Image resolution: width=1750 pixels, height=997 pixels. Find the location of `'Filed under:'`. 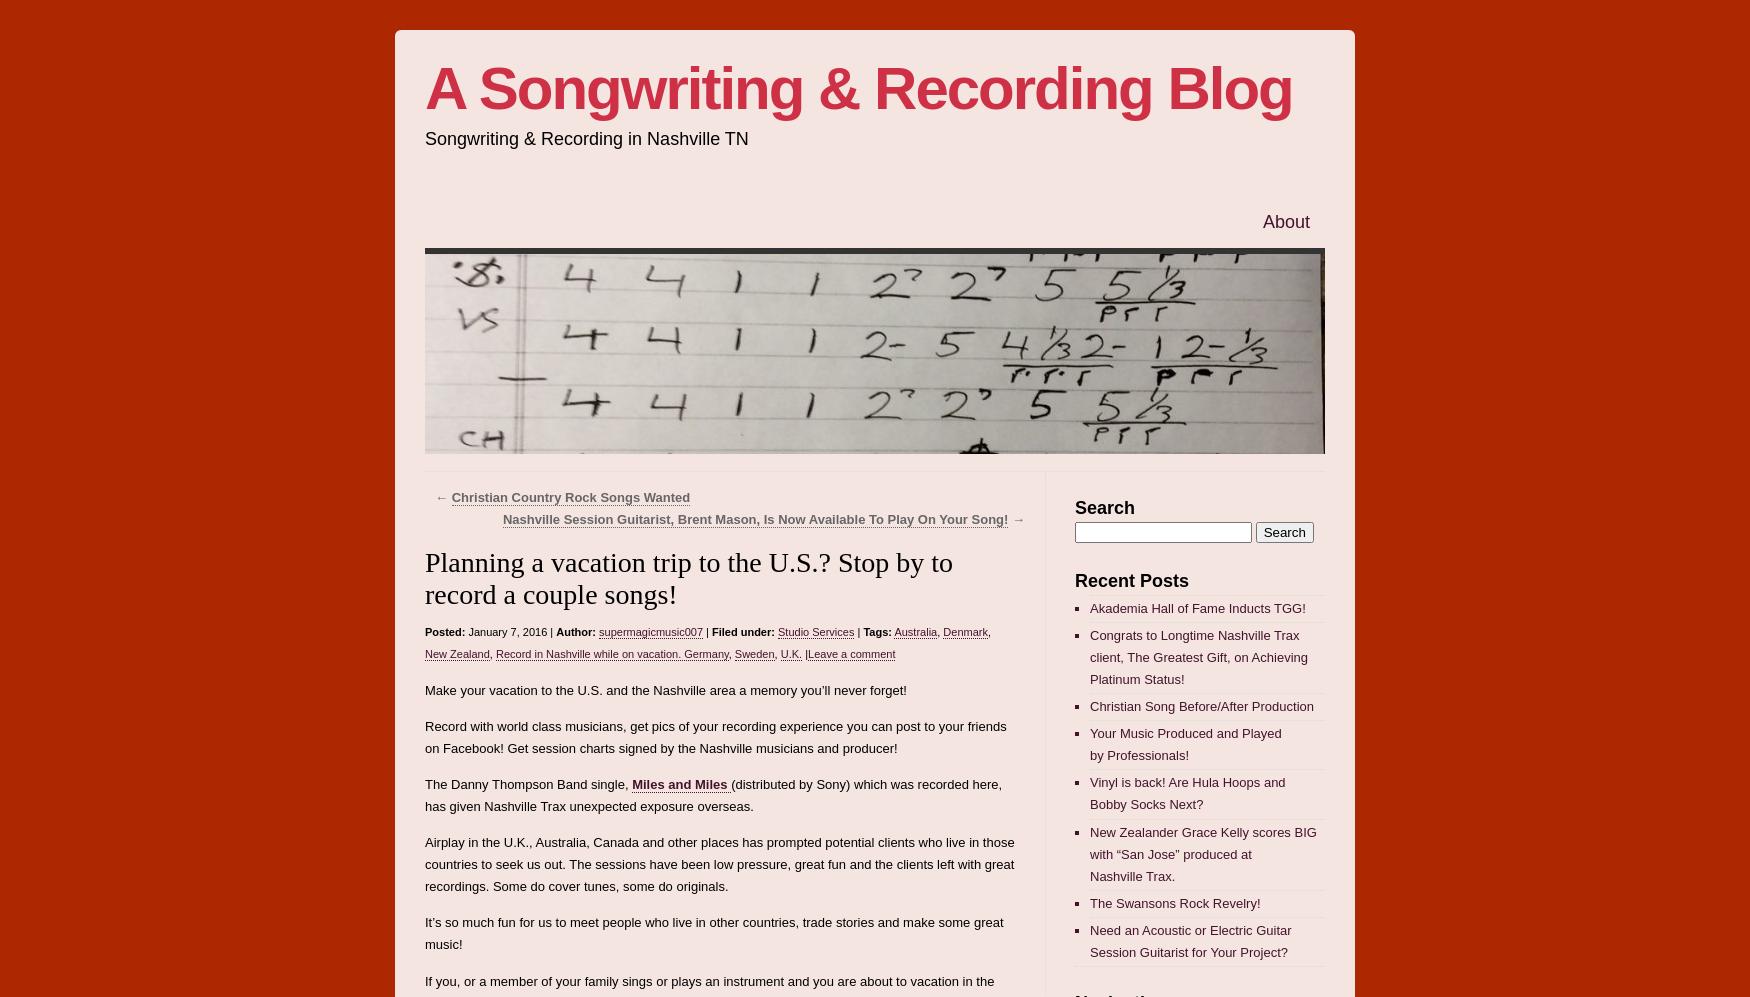

'Filed under:' is located at coordinates (711, 630).